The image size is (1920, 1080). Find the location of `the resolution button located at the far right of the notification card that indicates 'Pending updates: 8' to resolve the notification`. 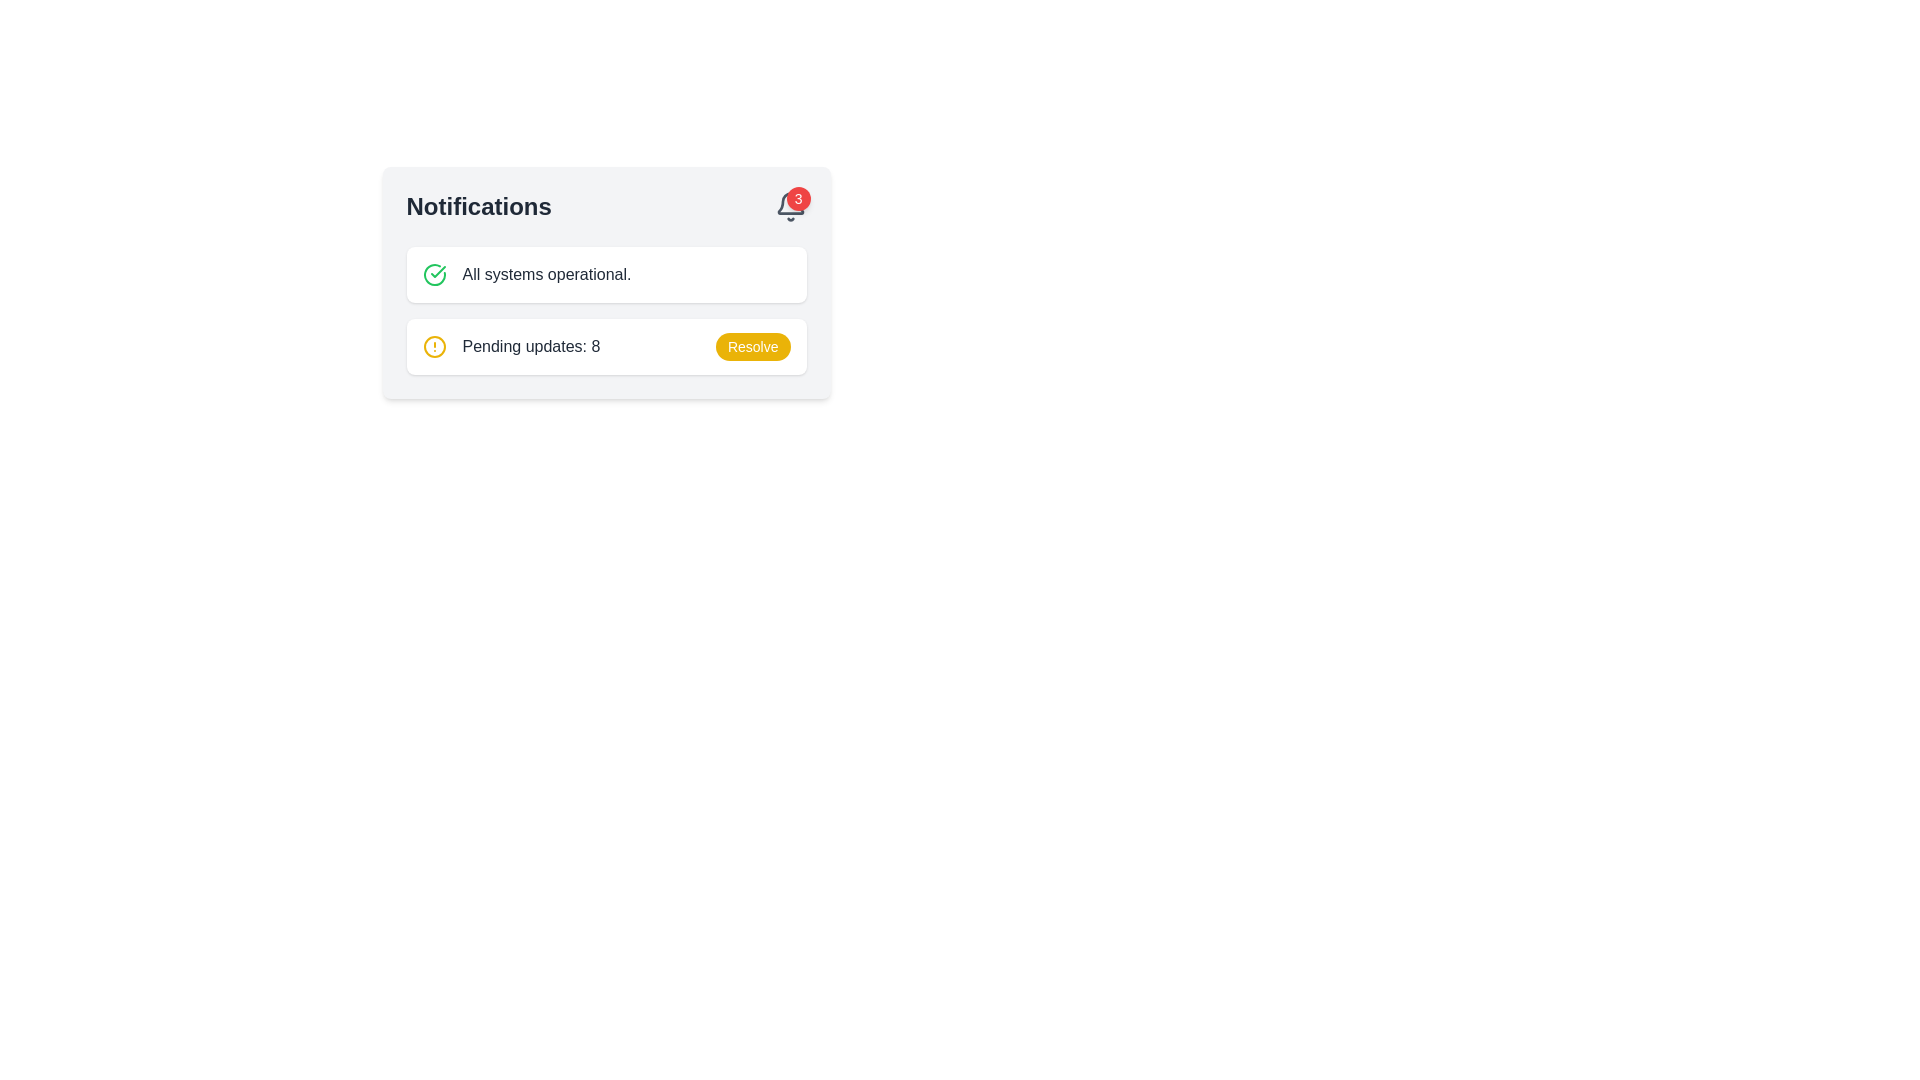

the resolution button located at the far right of the notification card that indicates 'Pending updates: 8' to resolve the notification is located at coordinates (752, 346).